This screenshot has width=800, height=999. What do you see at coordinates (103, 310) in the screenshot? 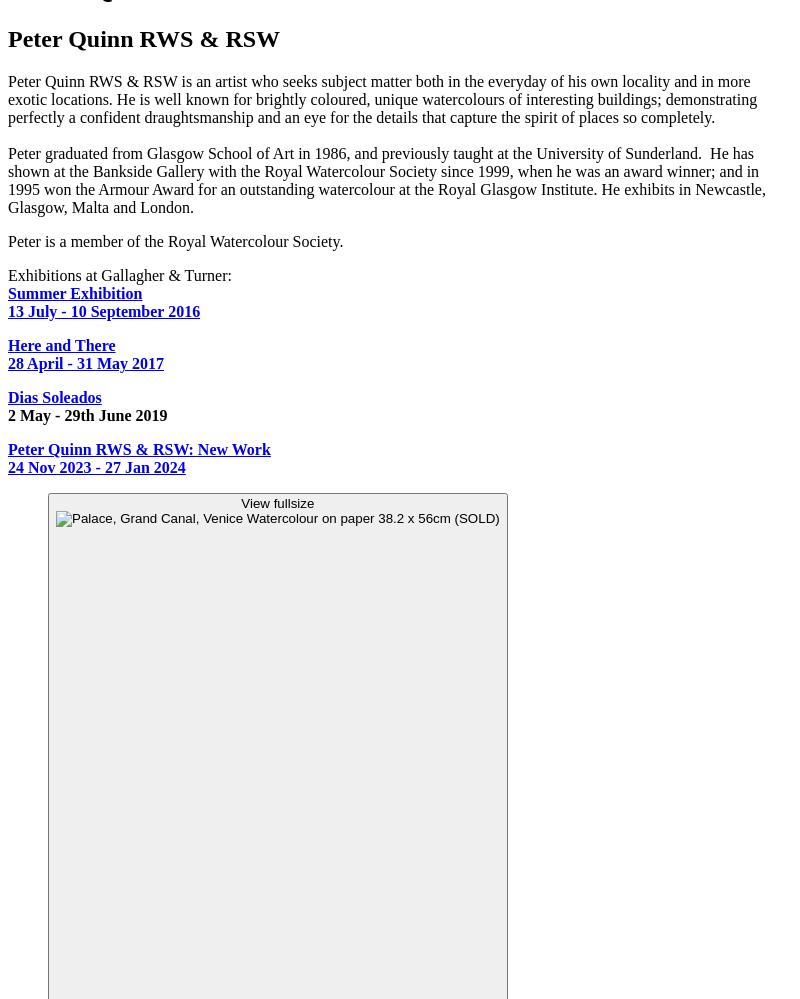
I see `'13 July - 10 September 2016'` at bounding box center [103, 310].